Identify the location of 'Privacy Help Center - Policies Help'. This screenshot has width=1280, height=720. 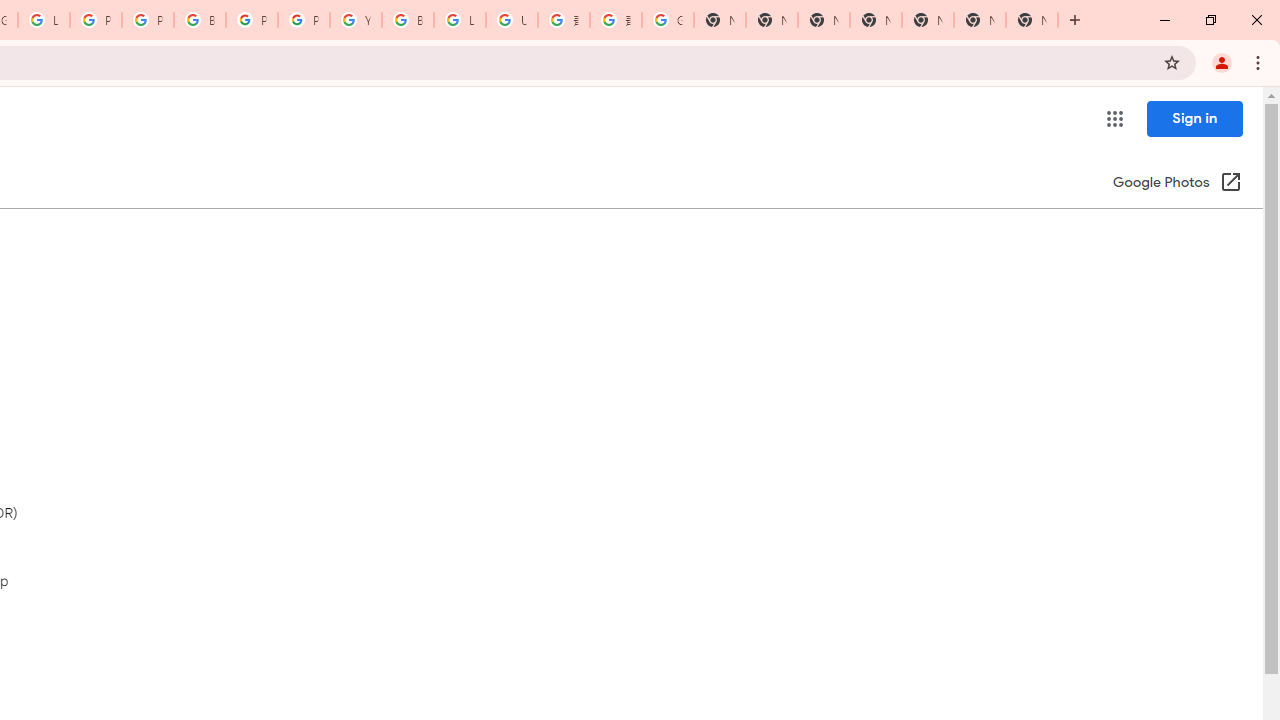
(146, 20).